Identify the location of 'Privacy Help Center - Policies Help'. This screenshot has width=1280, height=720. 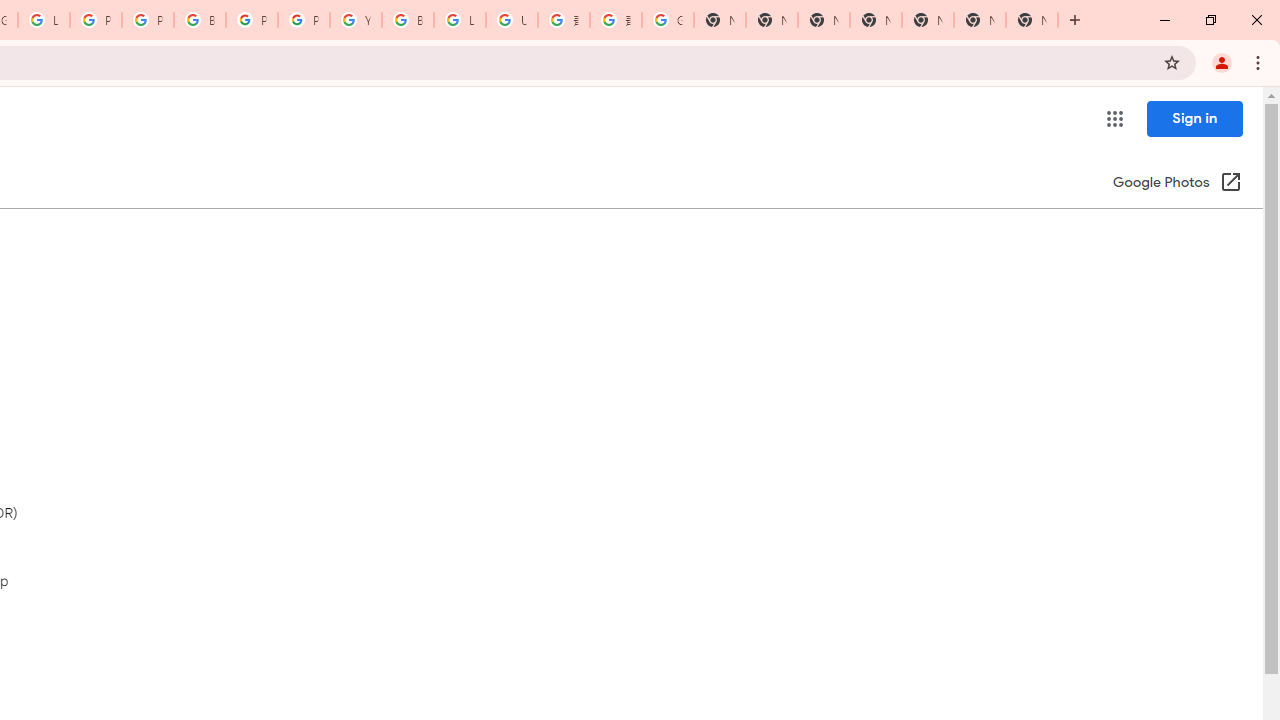
(146, 20).